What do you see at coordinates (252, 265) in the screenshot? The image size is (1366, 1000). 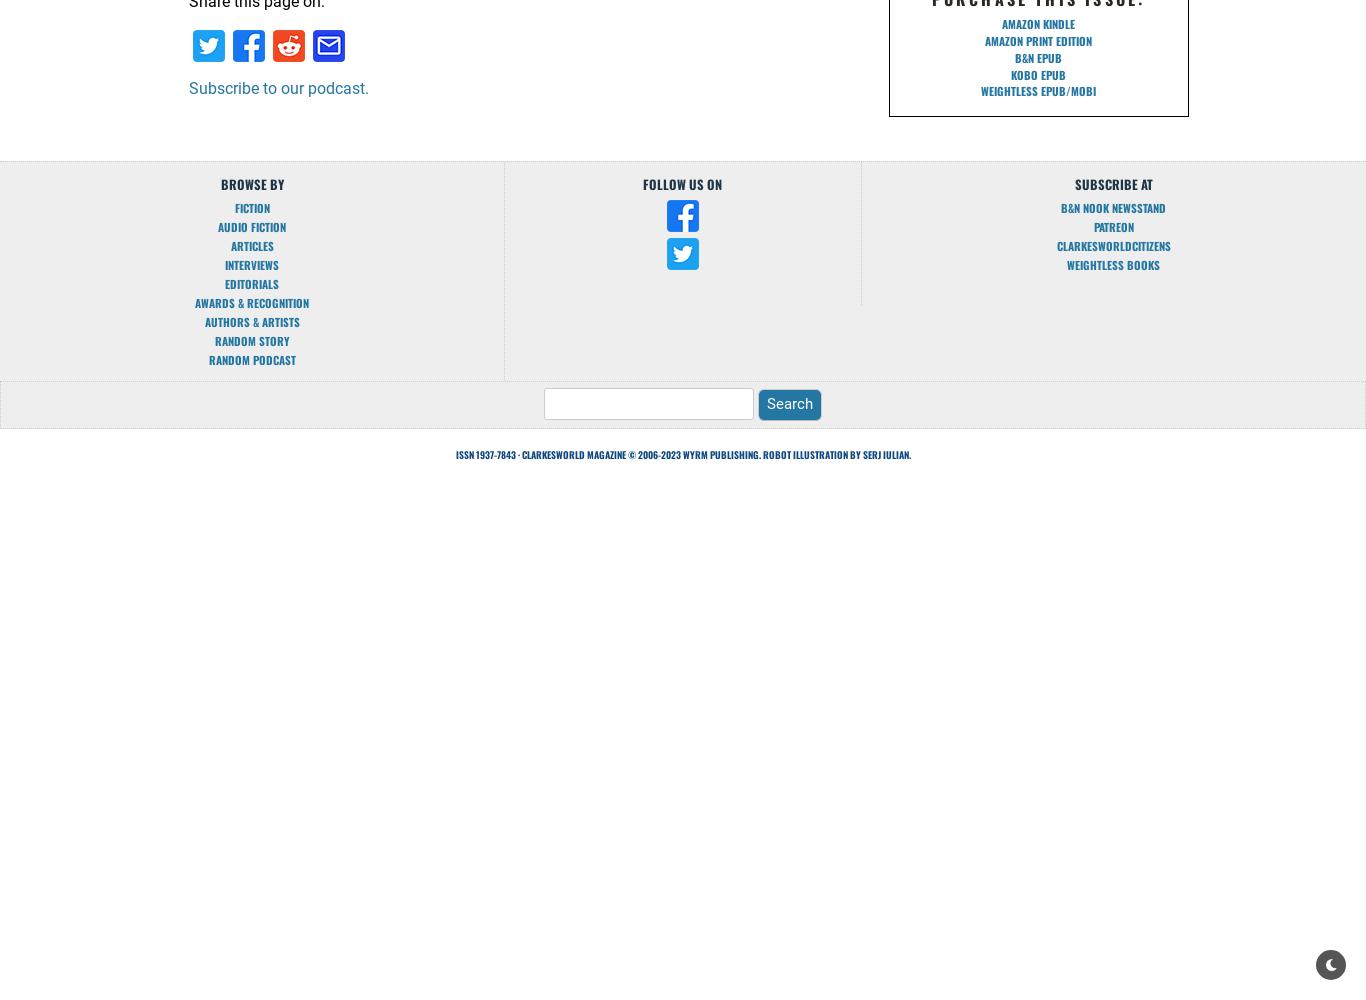 I see `'Interviews'` at bounding box center [252, 265].